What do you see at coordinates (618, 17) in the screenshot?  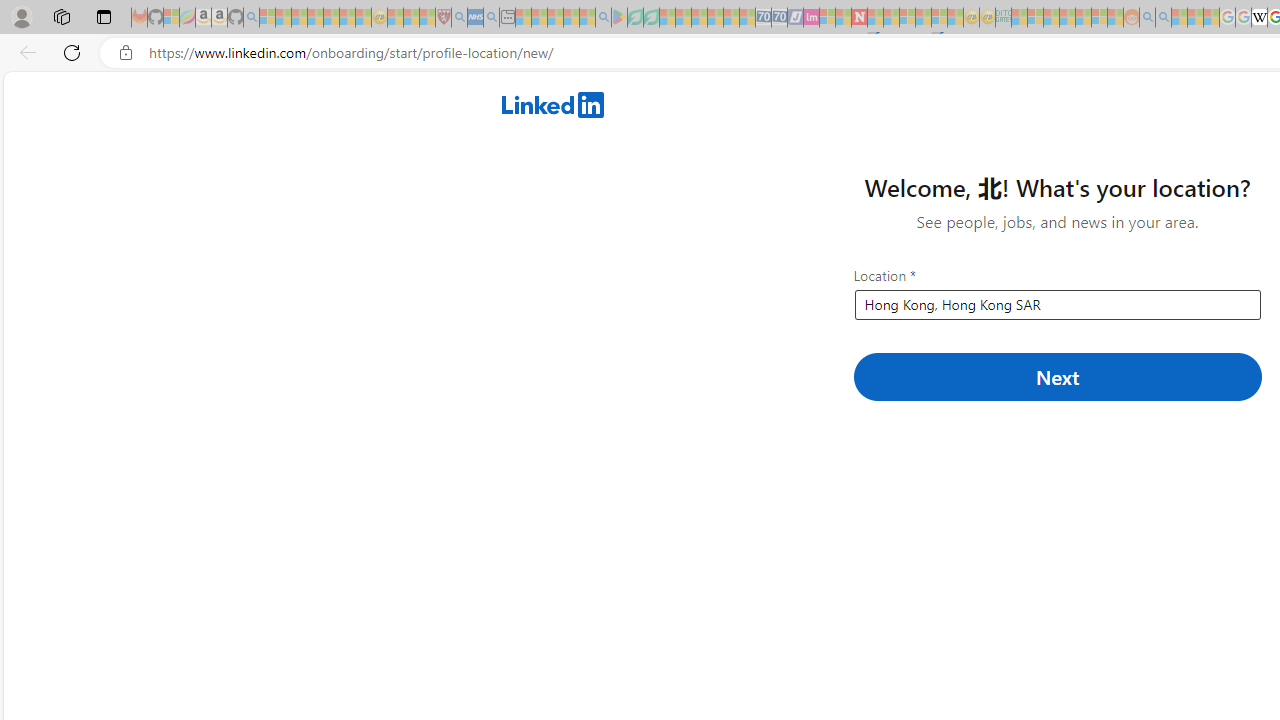 I see `'Bluey: Let'` at bounding box center [618, 17].